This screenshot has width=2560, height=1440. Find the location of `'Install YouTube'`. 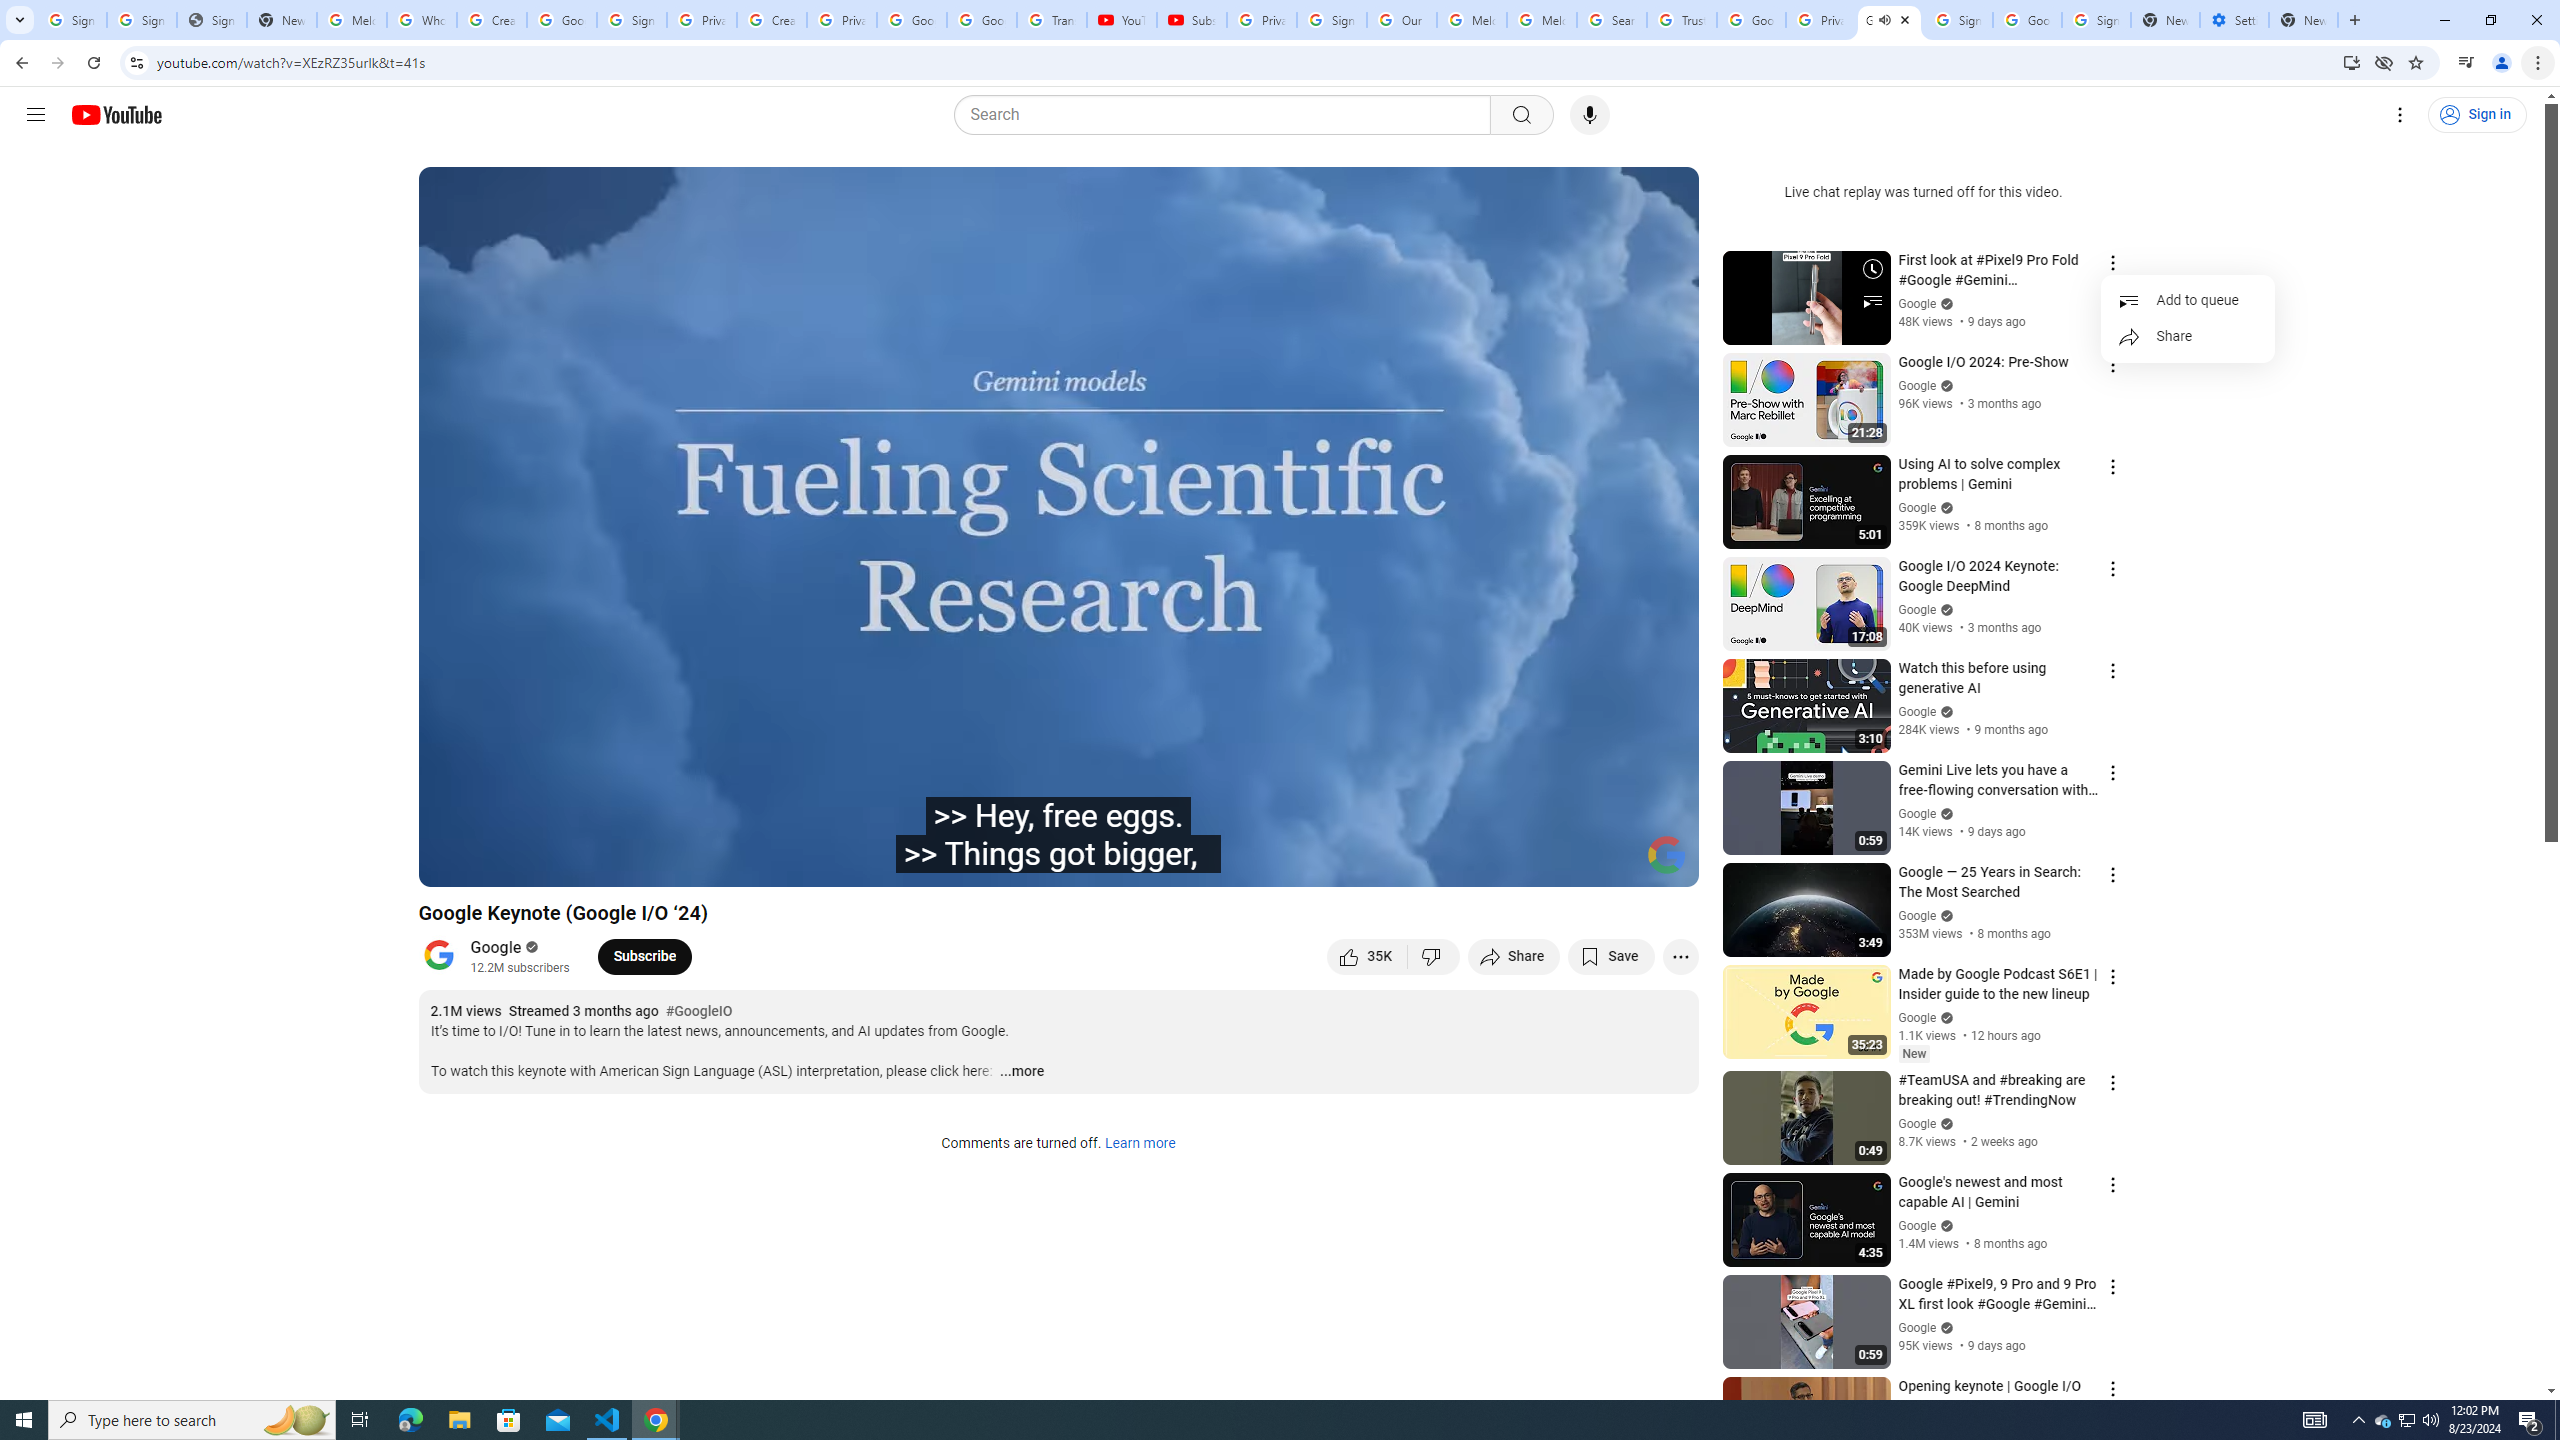

'Install YouTube' is located at coordinates (2351, 61).